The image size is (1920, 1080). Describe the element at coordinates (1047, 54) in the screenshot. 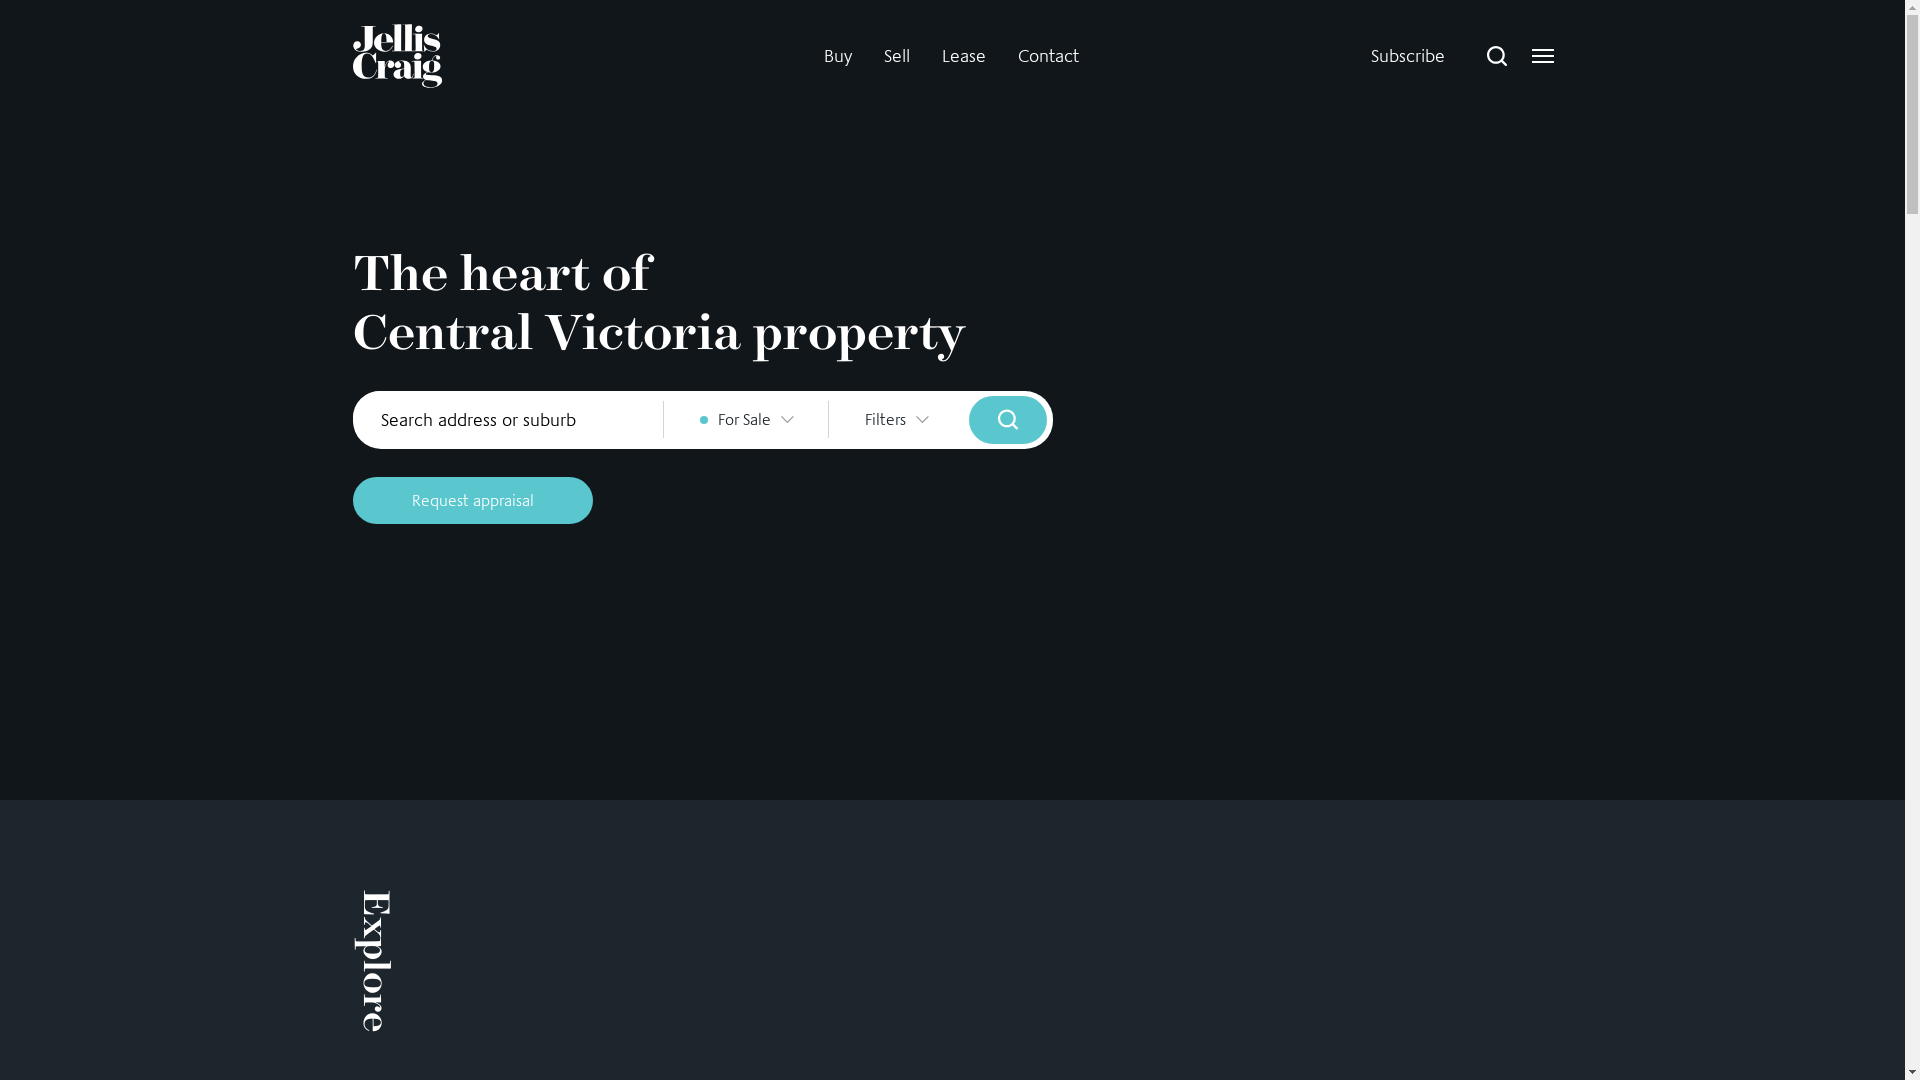

I see `'Contact'` at that location.